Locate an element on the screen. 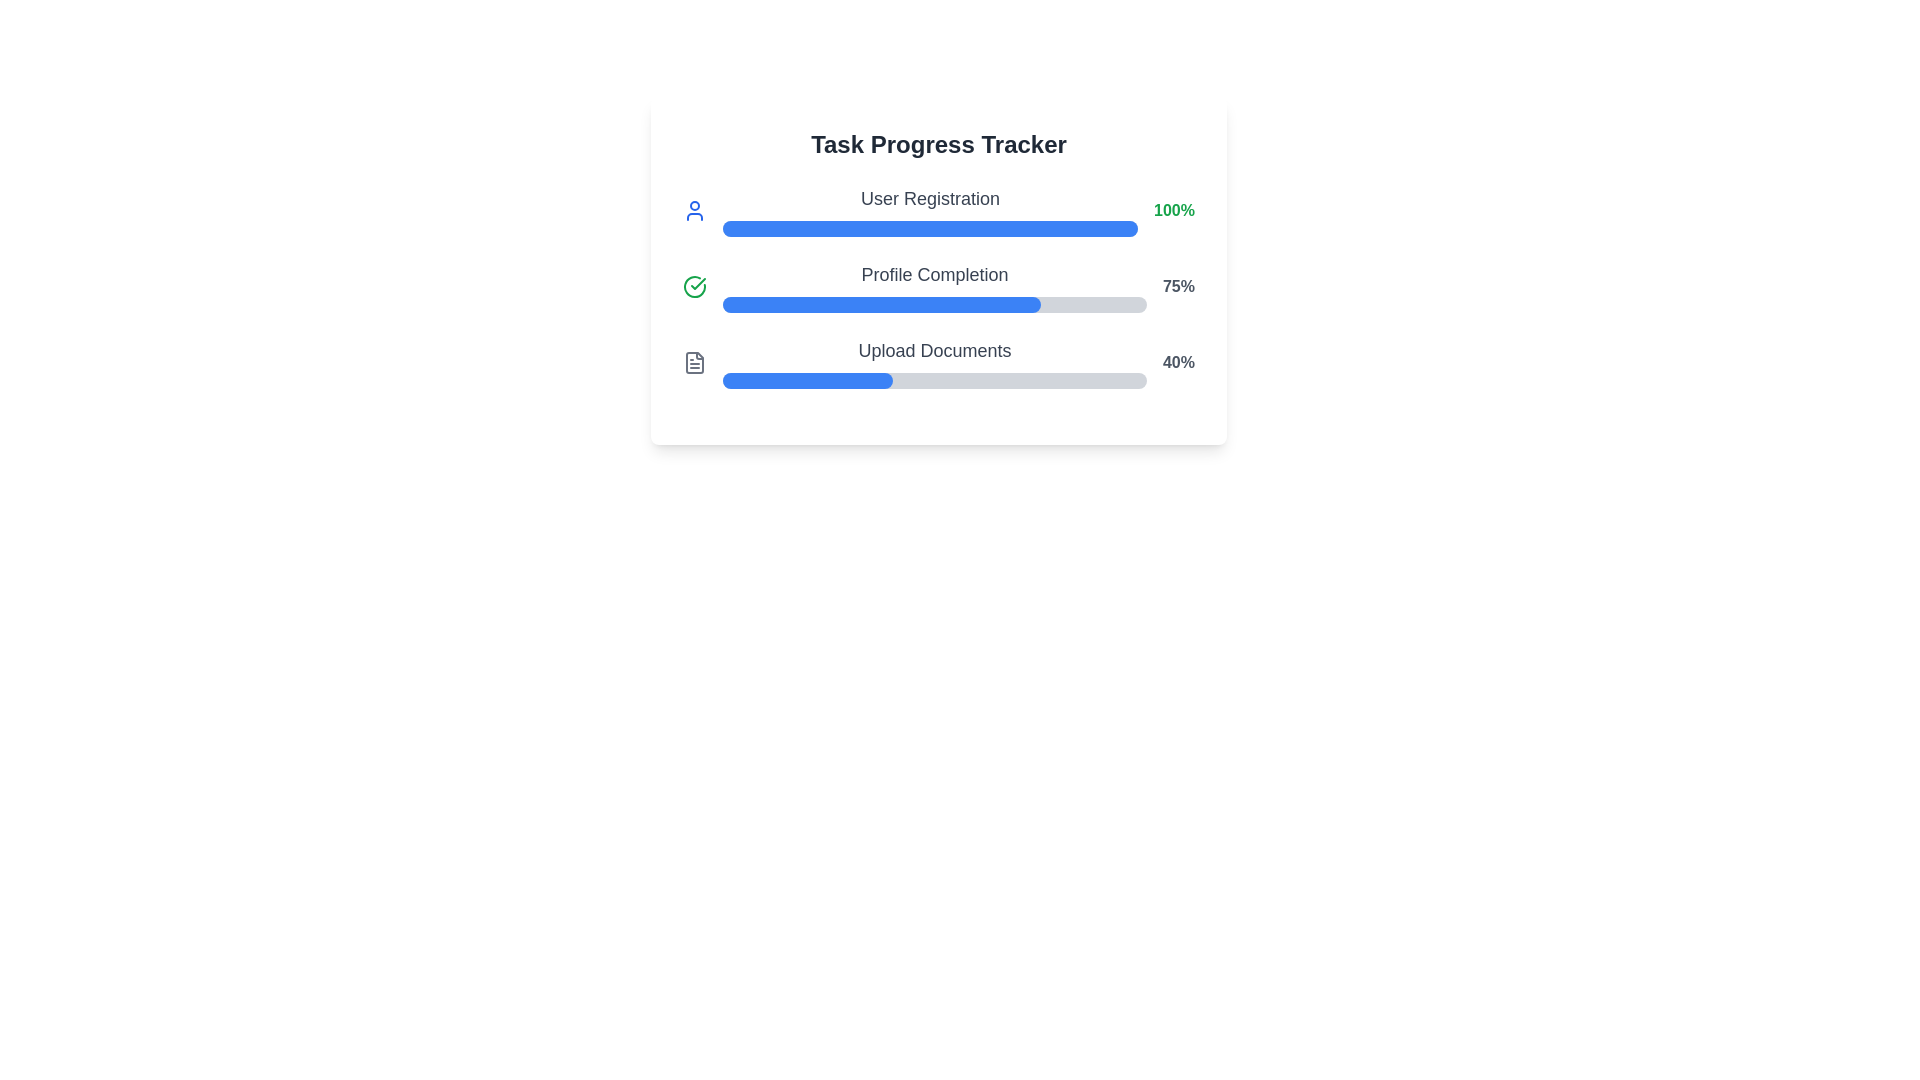 The height and width of the screenshot is (1080, 1920). textual content of the Progress Tracker indicating the status of the 'Profile Completion' task, which is the second progress indicator in a vertical list of task progress items is located at coordinates (934, 286).